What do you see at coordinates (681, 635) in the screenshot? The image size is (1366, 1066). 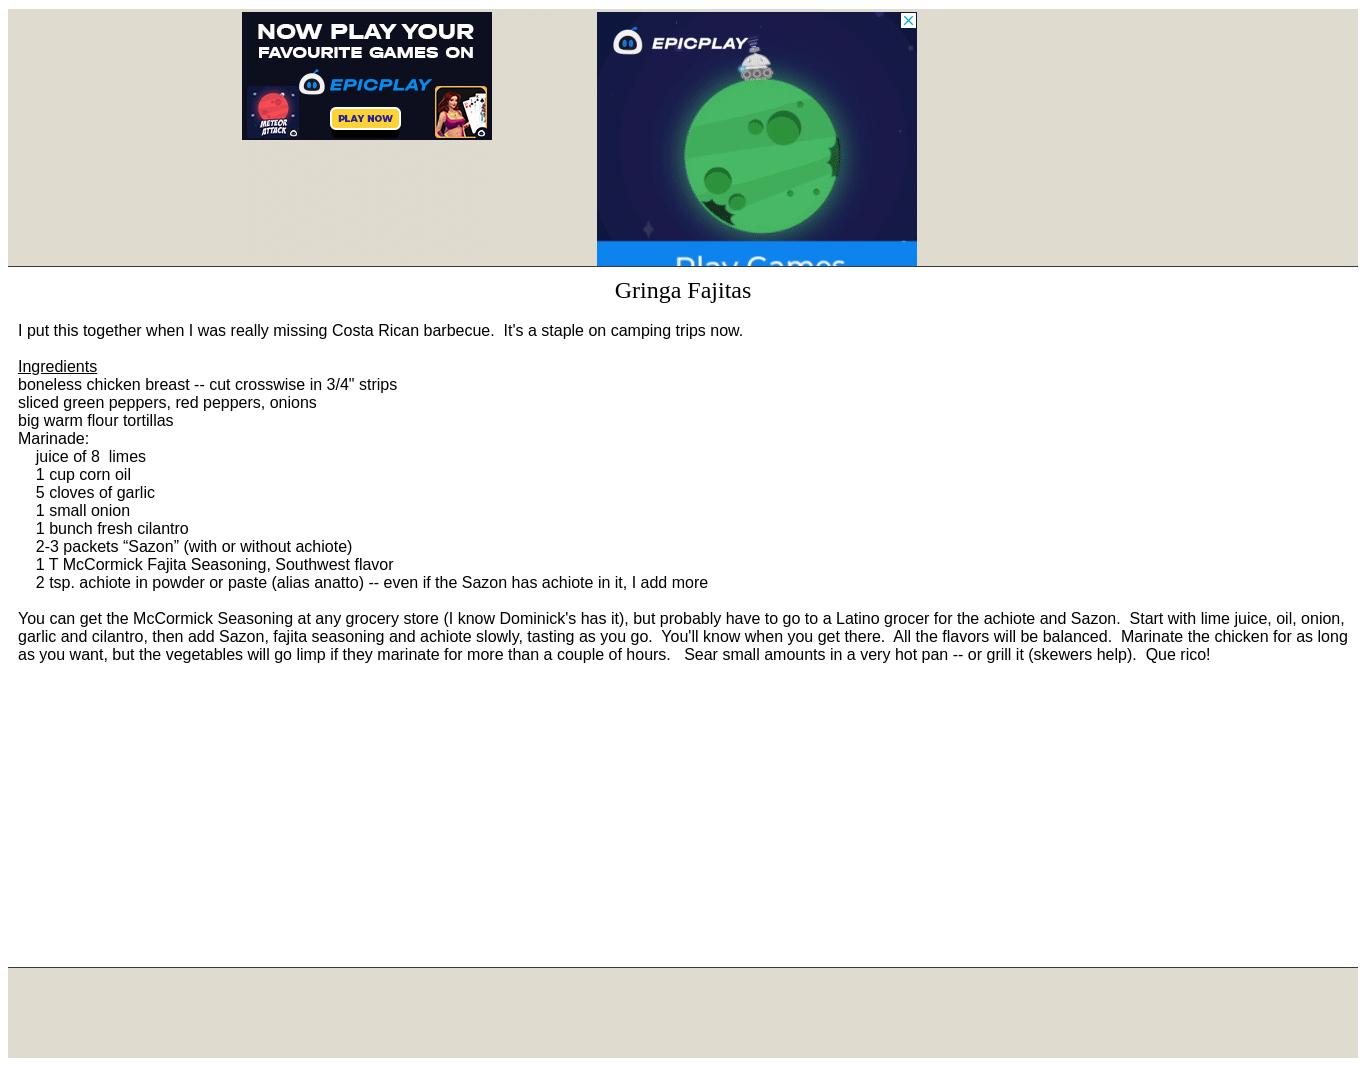 I see `'You can get the McCormick Seasoning at any grocery store (I know Dominick's has it), but probably have to go to a Latino grocer for the achiote and Sazon.  Start with lime juice, oil, onion, garlic and cilantro, then add Sazon, fajita seasoning and achiote slowly, tasting as you go.  You'll know when you get there.  All the flavors will be balanced.  Marinate the chicken for as long as you want, but the vegetables will go limp if they marinate for more than a couple of hours.   Sear small amounts in a very hot pan -- or grill it (skewers help).  Que rico!'` at bounding box center [681, 635].